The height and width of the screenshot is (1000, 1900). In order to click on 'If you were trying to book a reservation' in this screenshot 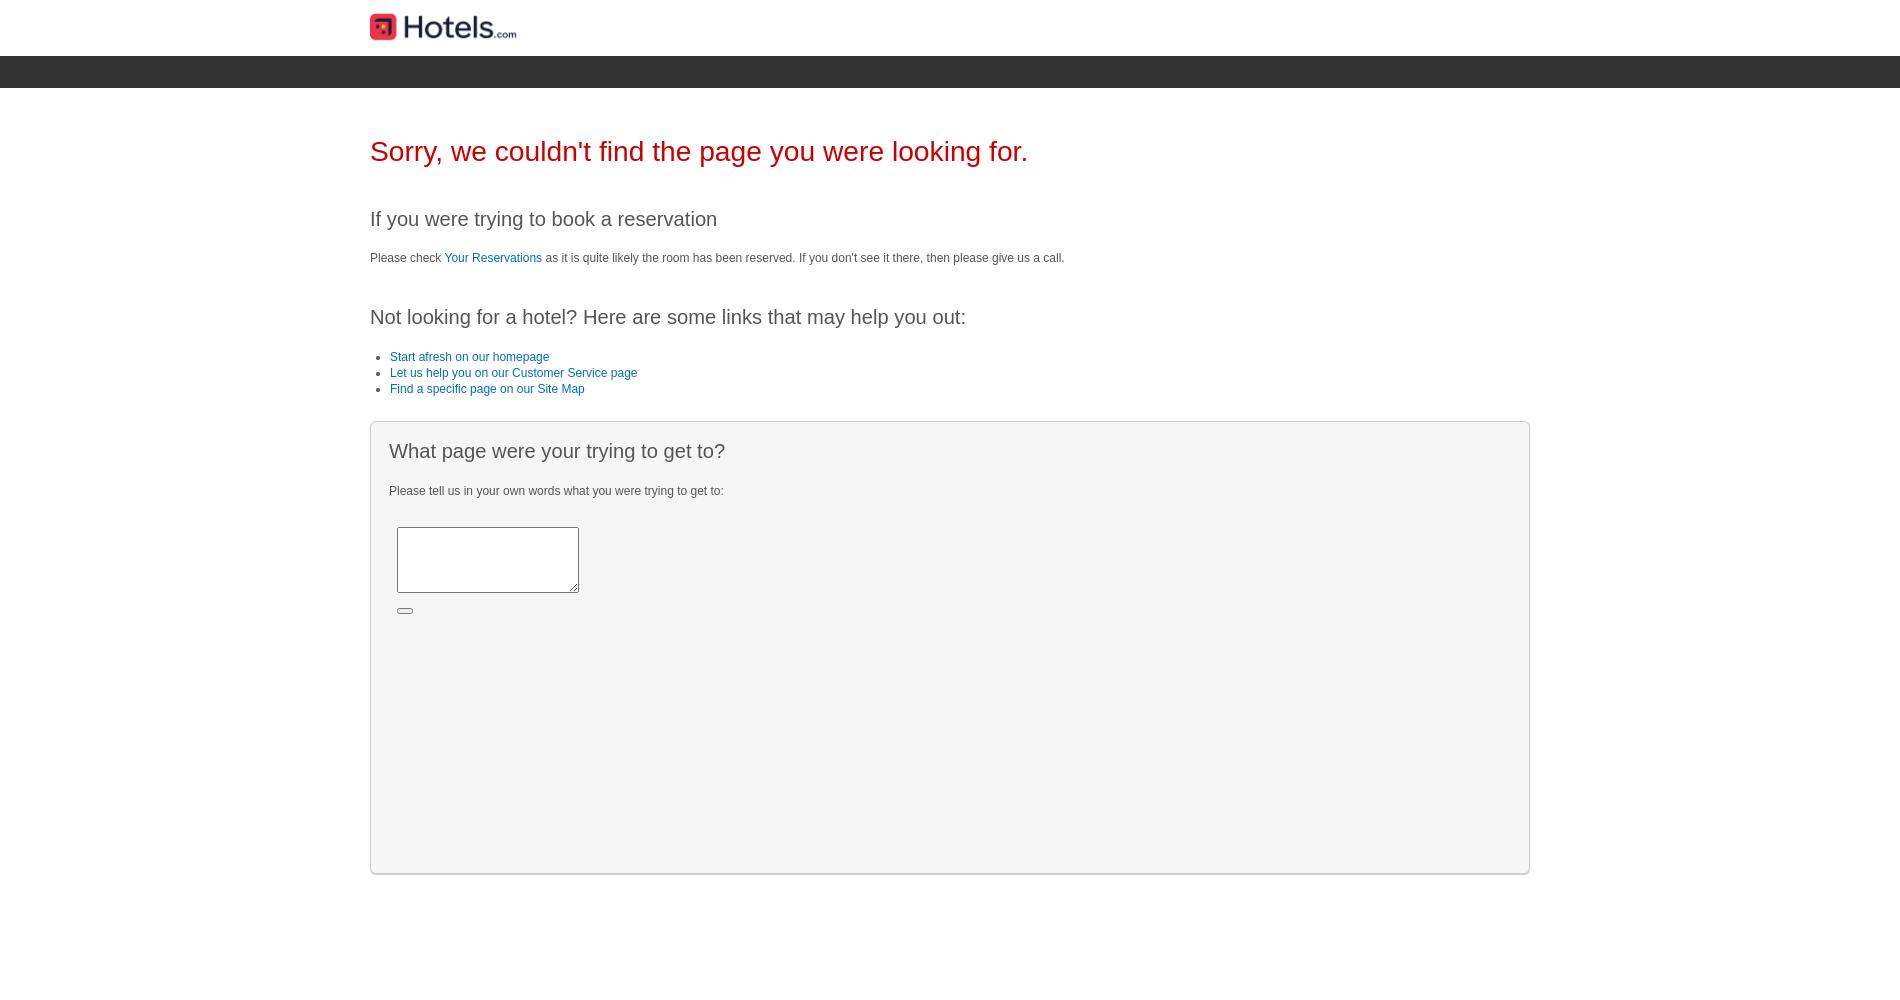, I will do `click(543, 217)`.